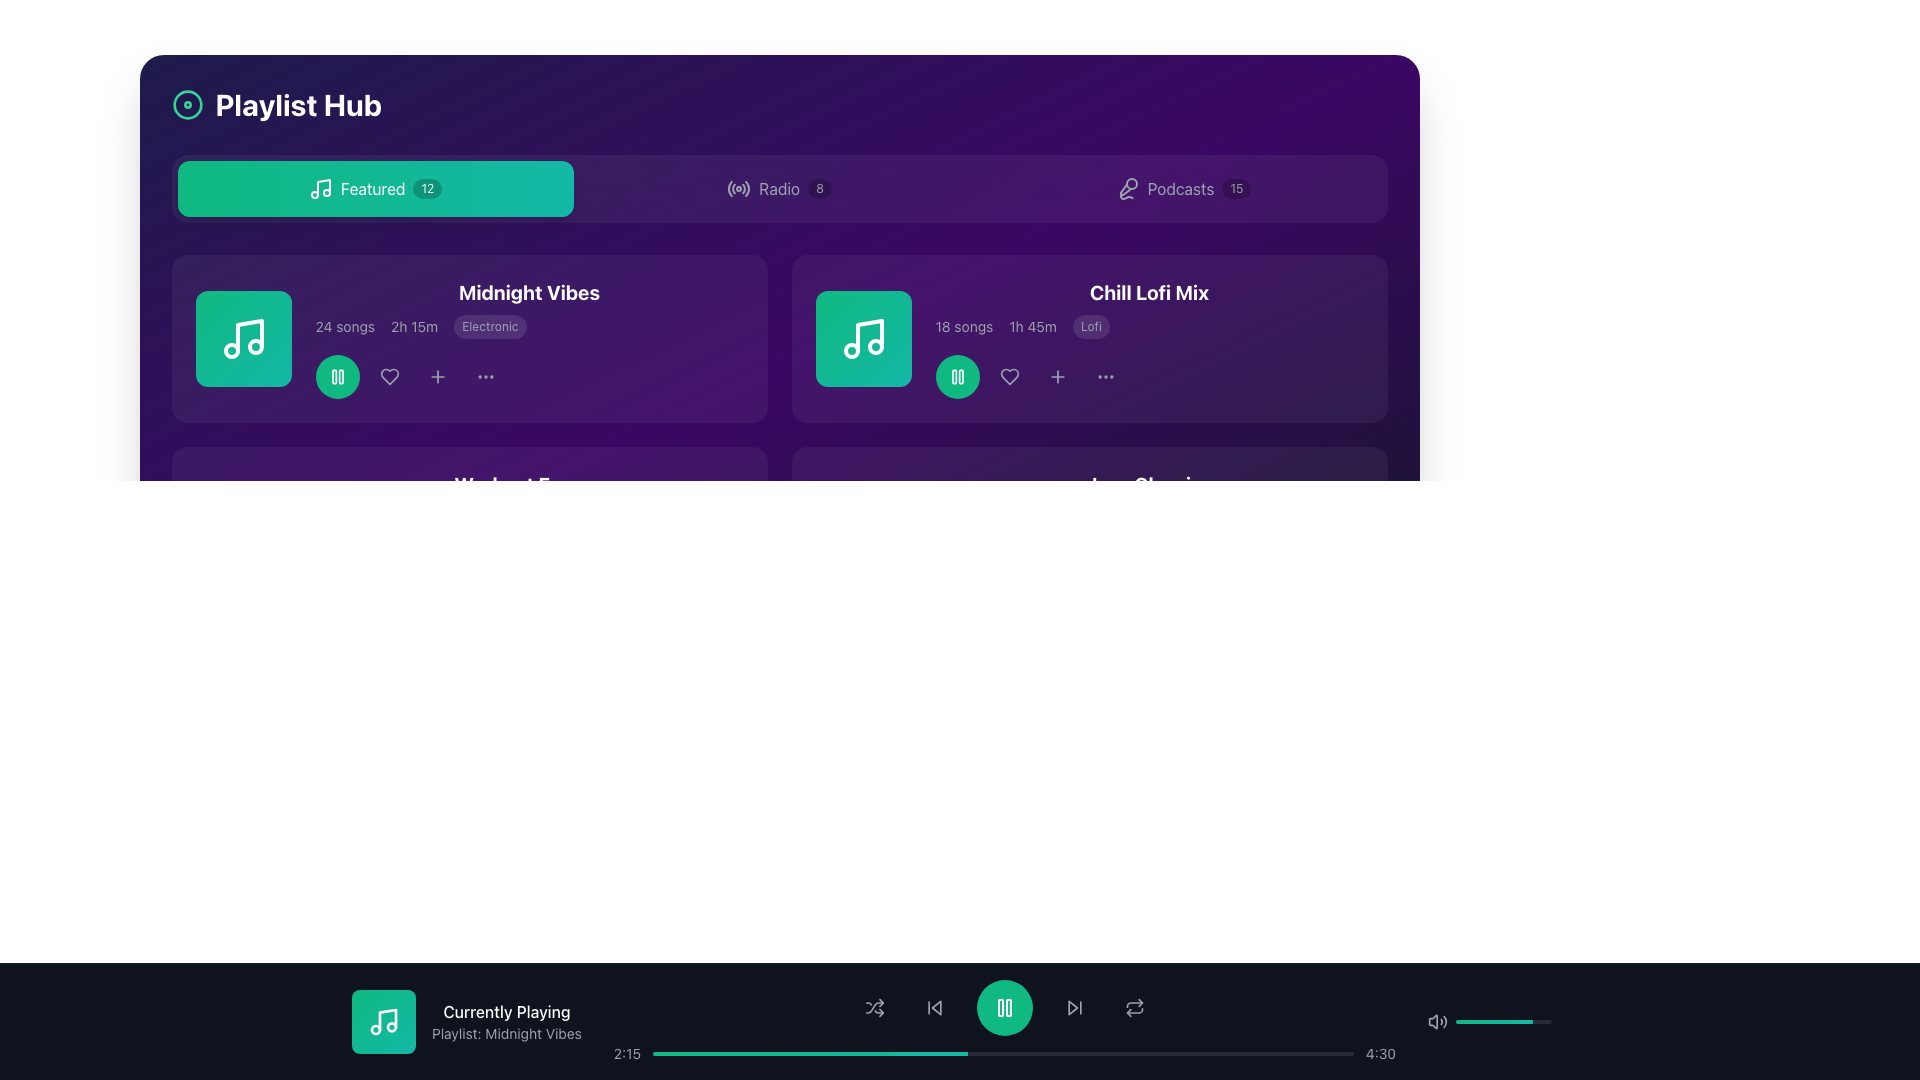 The image size is (1920, 1080). I want to click on the left vertical rectangular block with rounded corners in the lower toolbar, so click(334, 377).